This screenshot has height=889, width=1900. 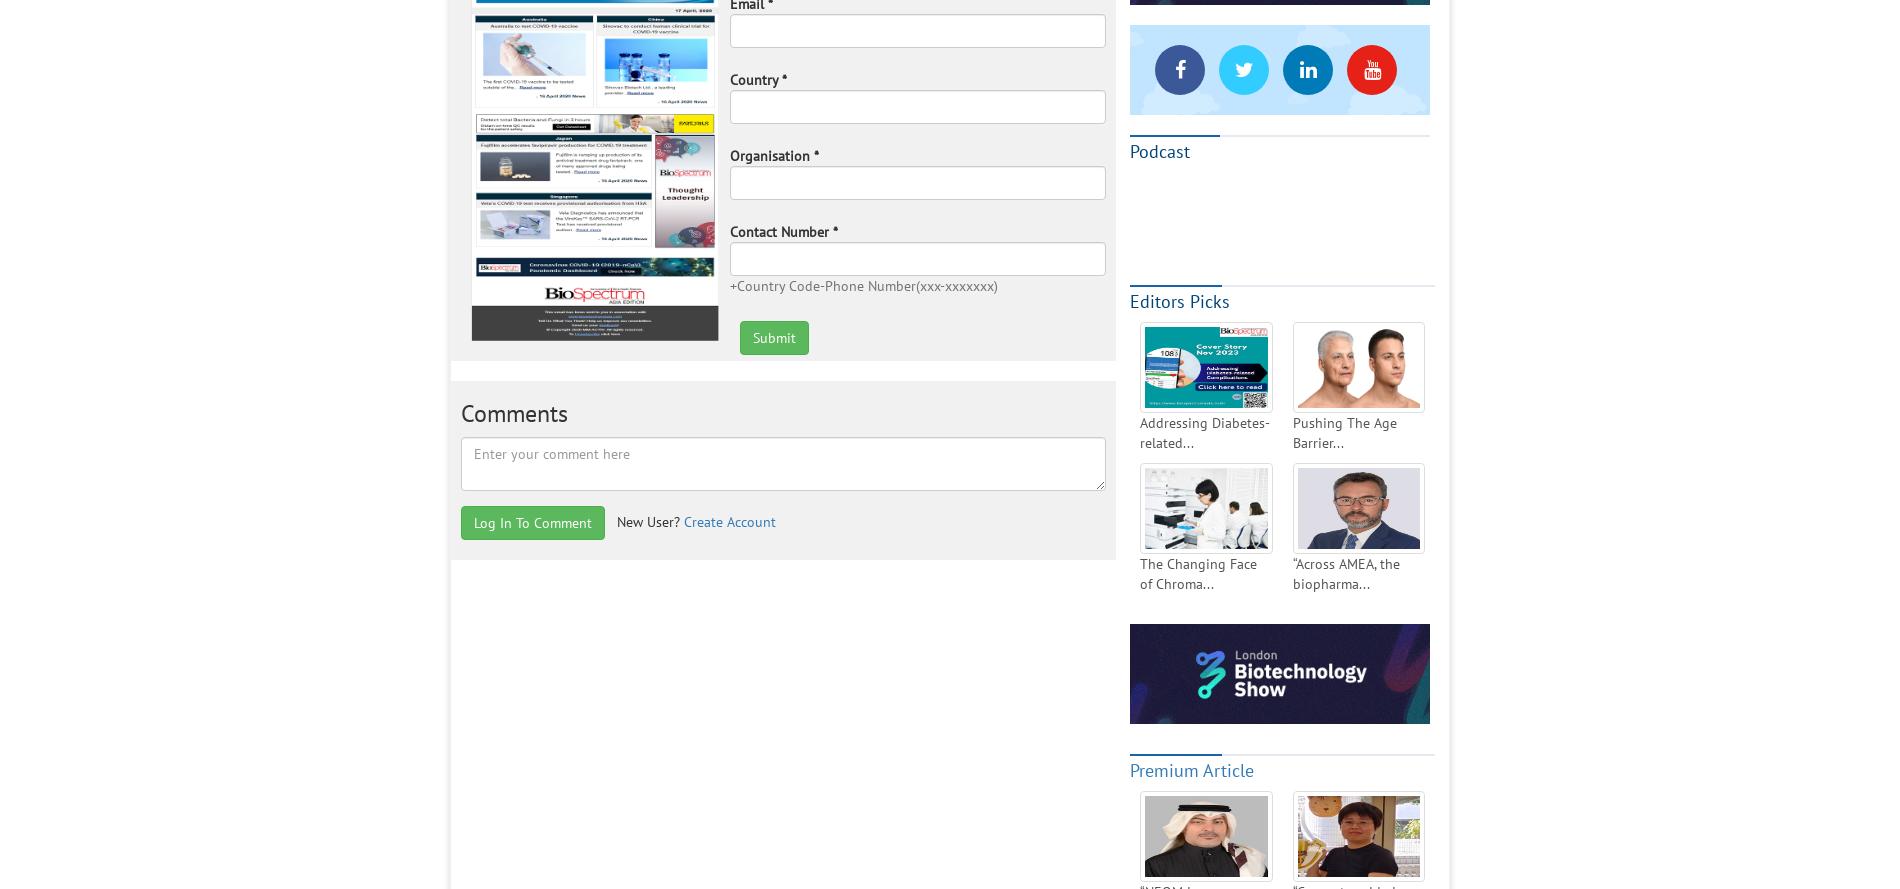 I want to click on 'Comments', so click(x=459, y=412).